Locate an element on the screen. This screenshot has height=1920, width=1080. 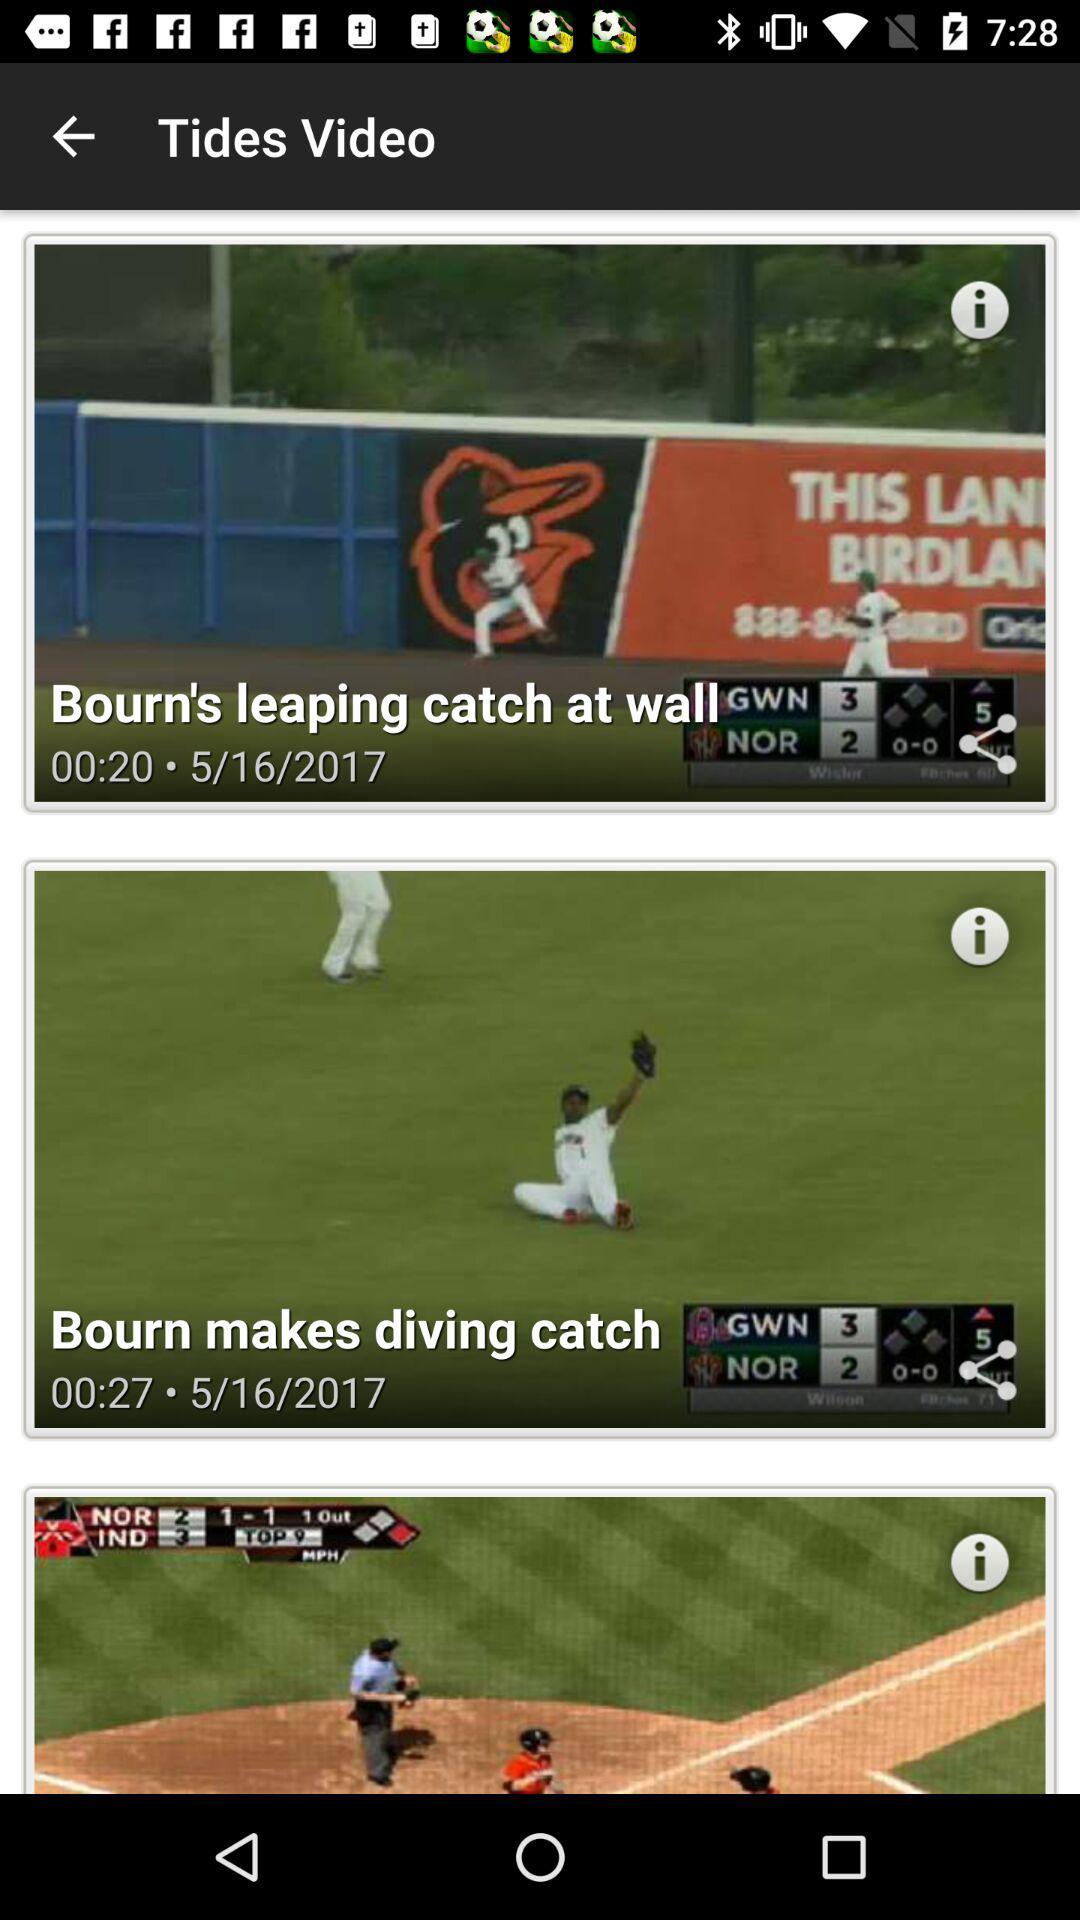
error sign is located at coordinates (978, 1561).